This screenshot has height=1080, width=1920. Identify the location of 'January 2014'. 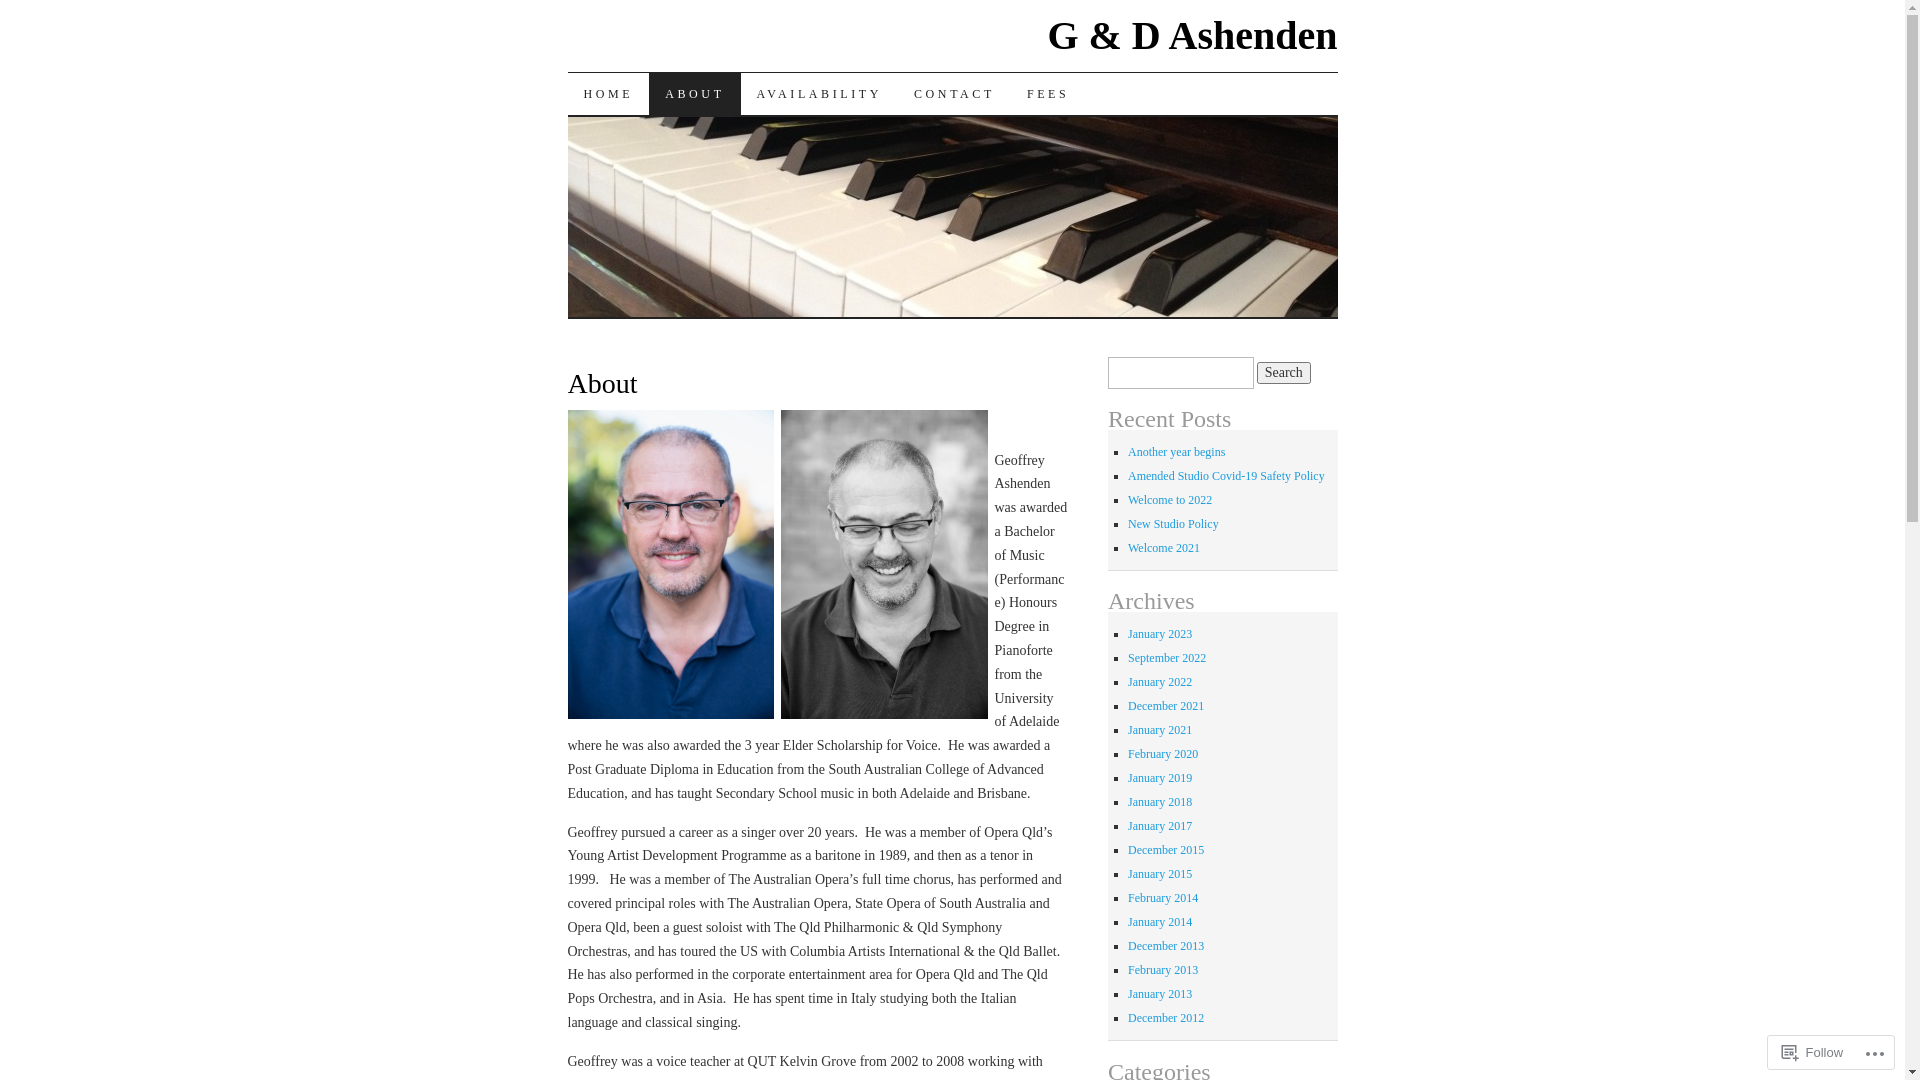
(1160, 921).